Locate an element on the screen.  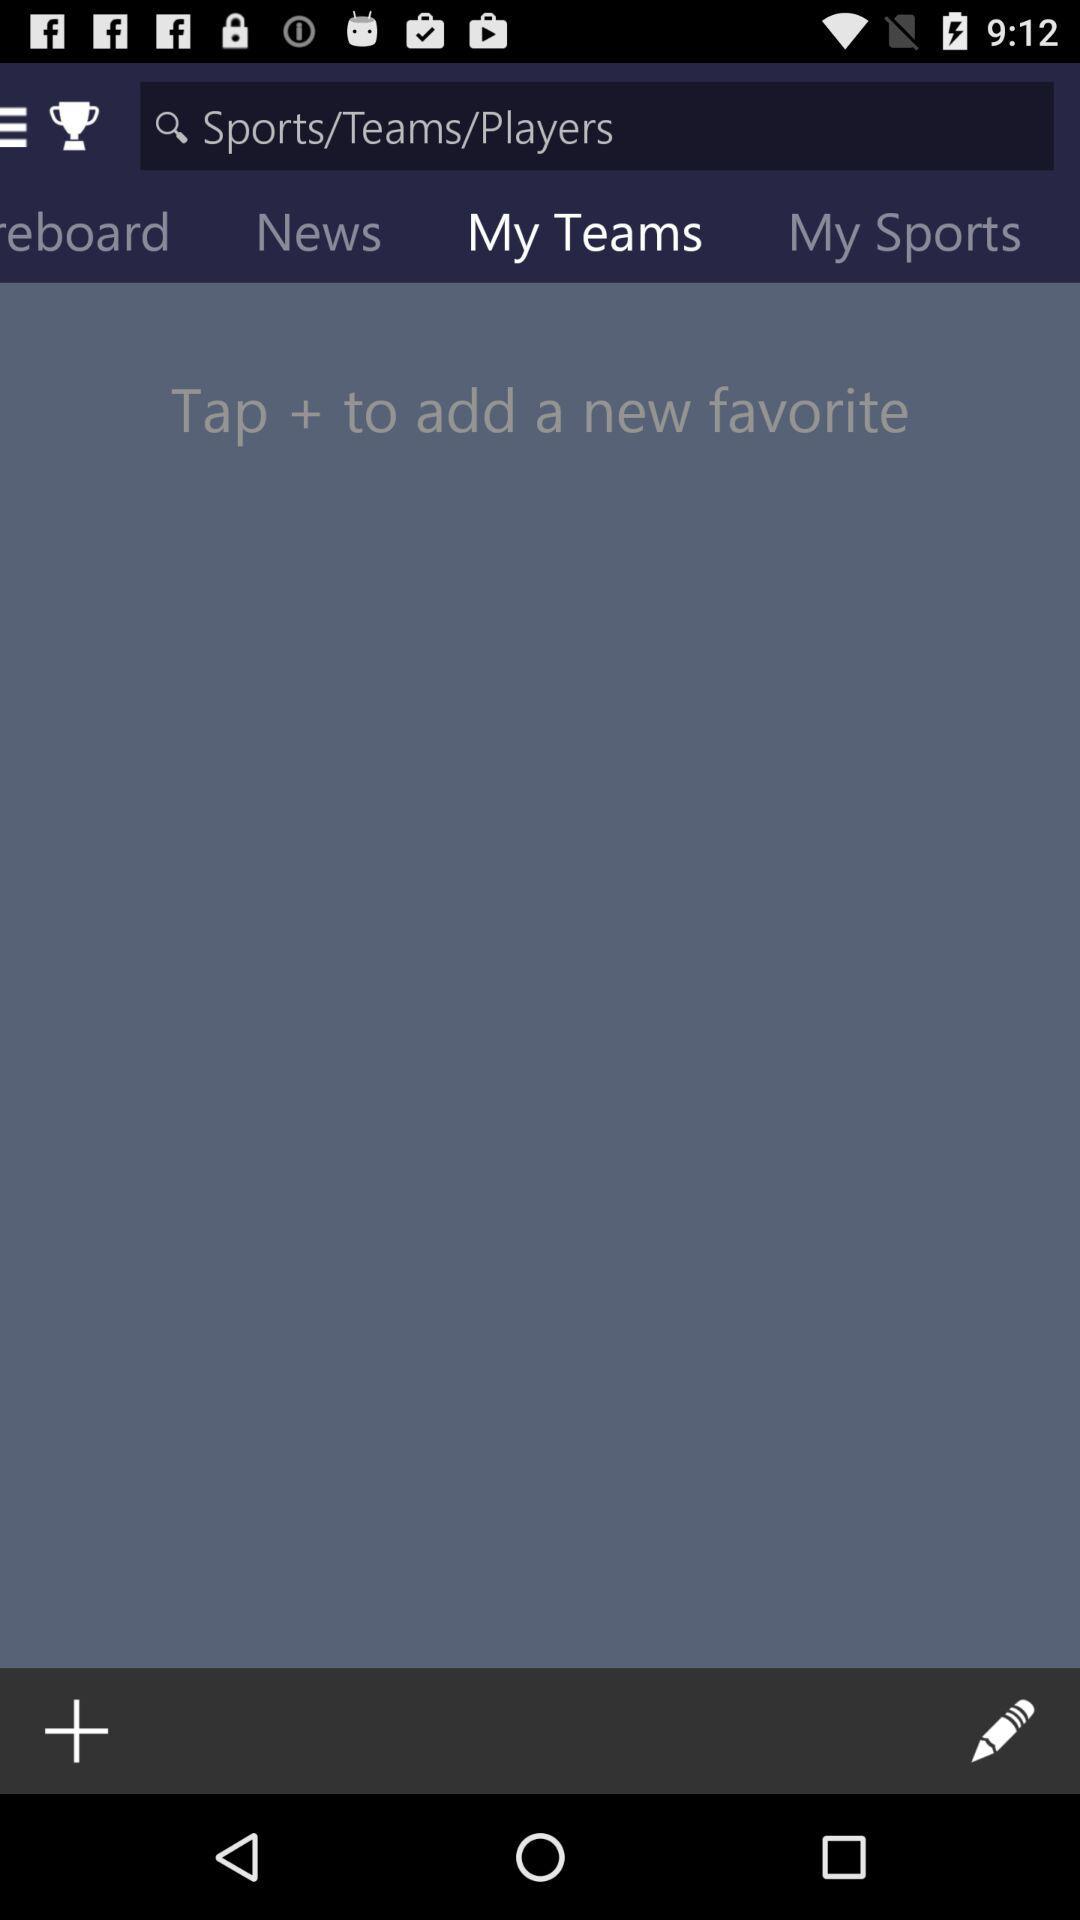
my teams item is located at coordinates (599, 235).